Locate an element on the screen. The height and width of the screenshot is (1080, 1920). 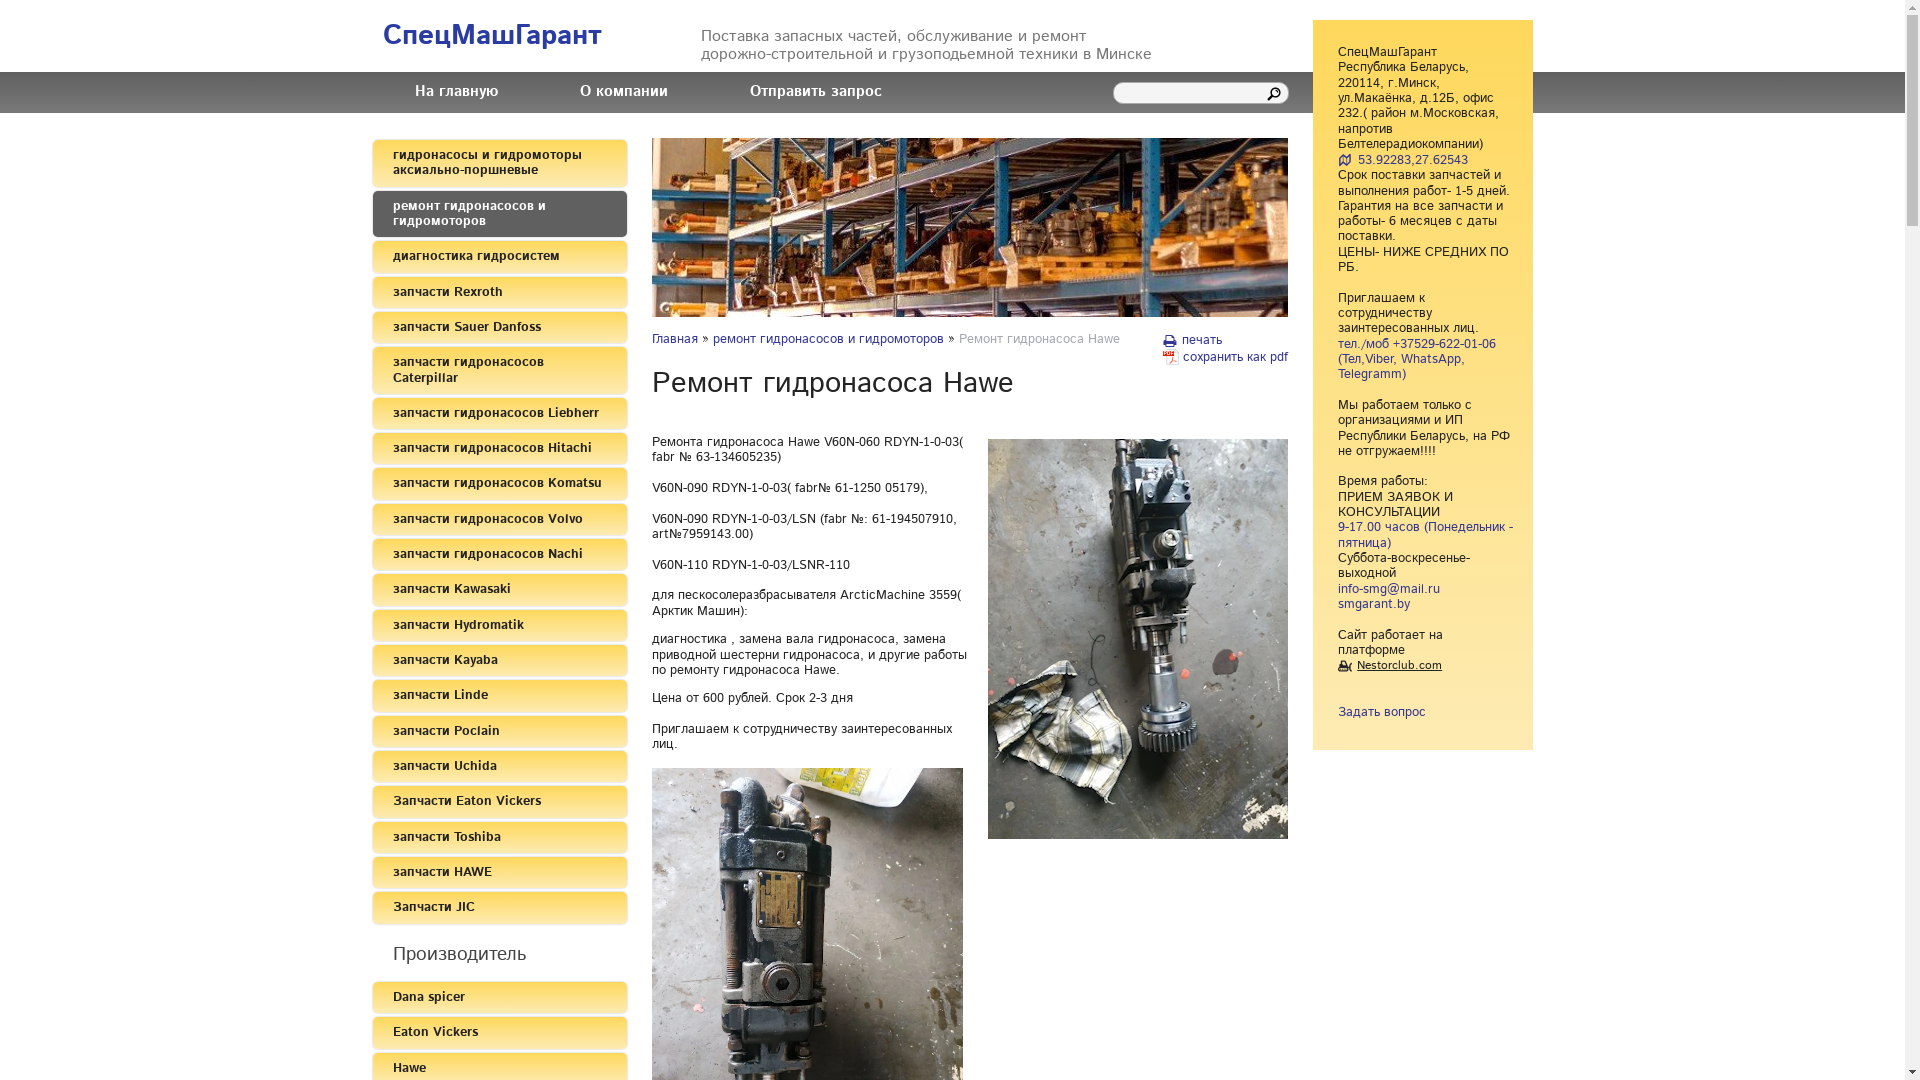
'smgarant.by' is located at coordinates (1338, 603).